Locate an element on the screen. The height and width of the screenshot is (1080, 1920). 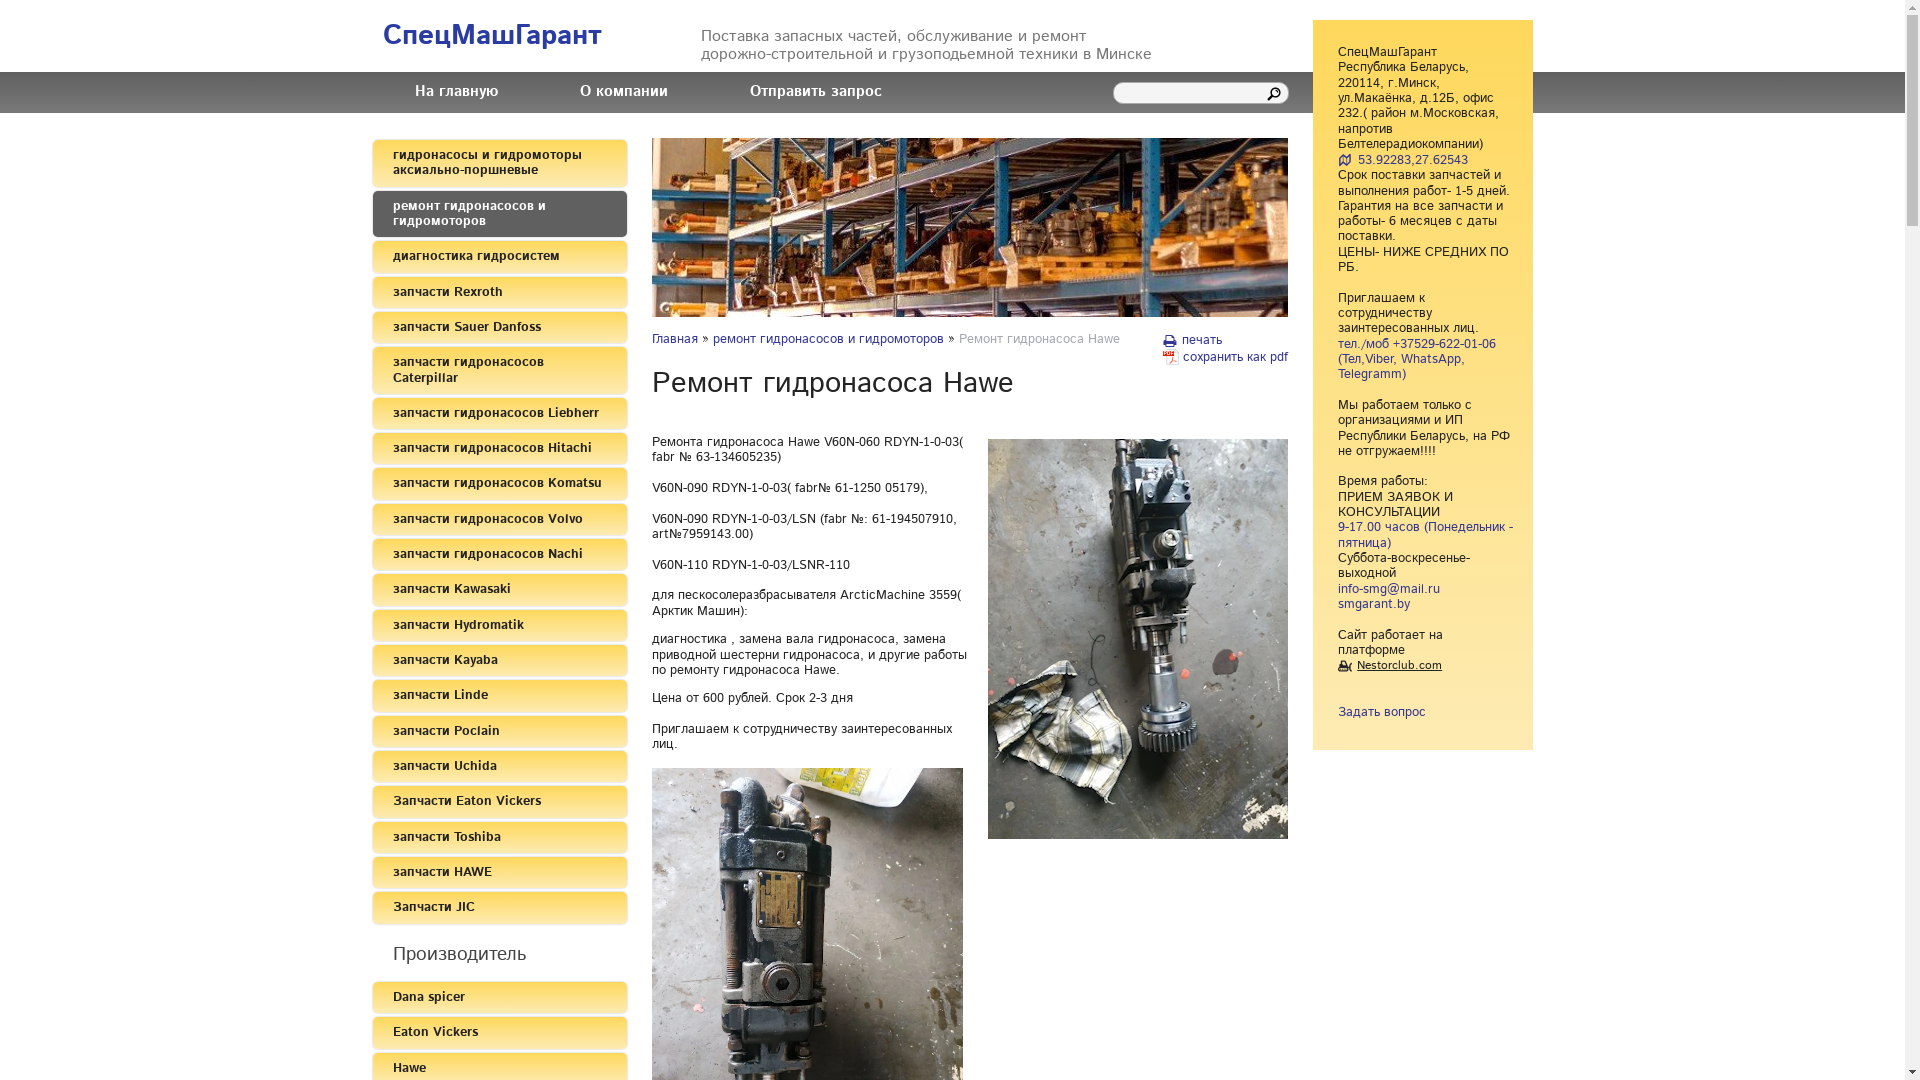
'smgarant.by' is located at coordinates (1338, 603).